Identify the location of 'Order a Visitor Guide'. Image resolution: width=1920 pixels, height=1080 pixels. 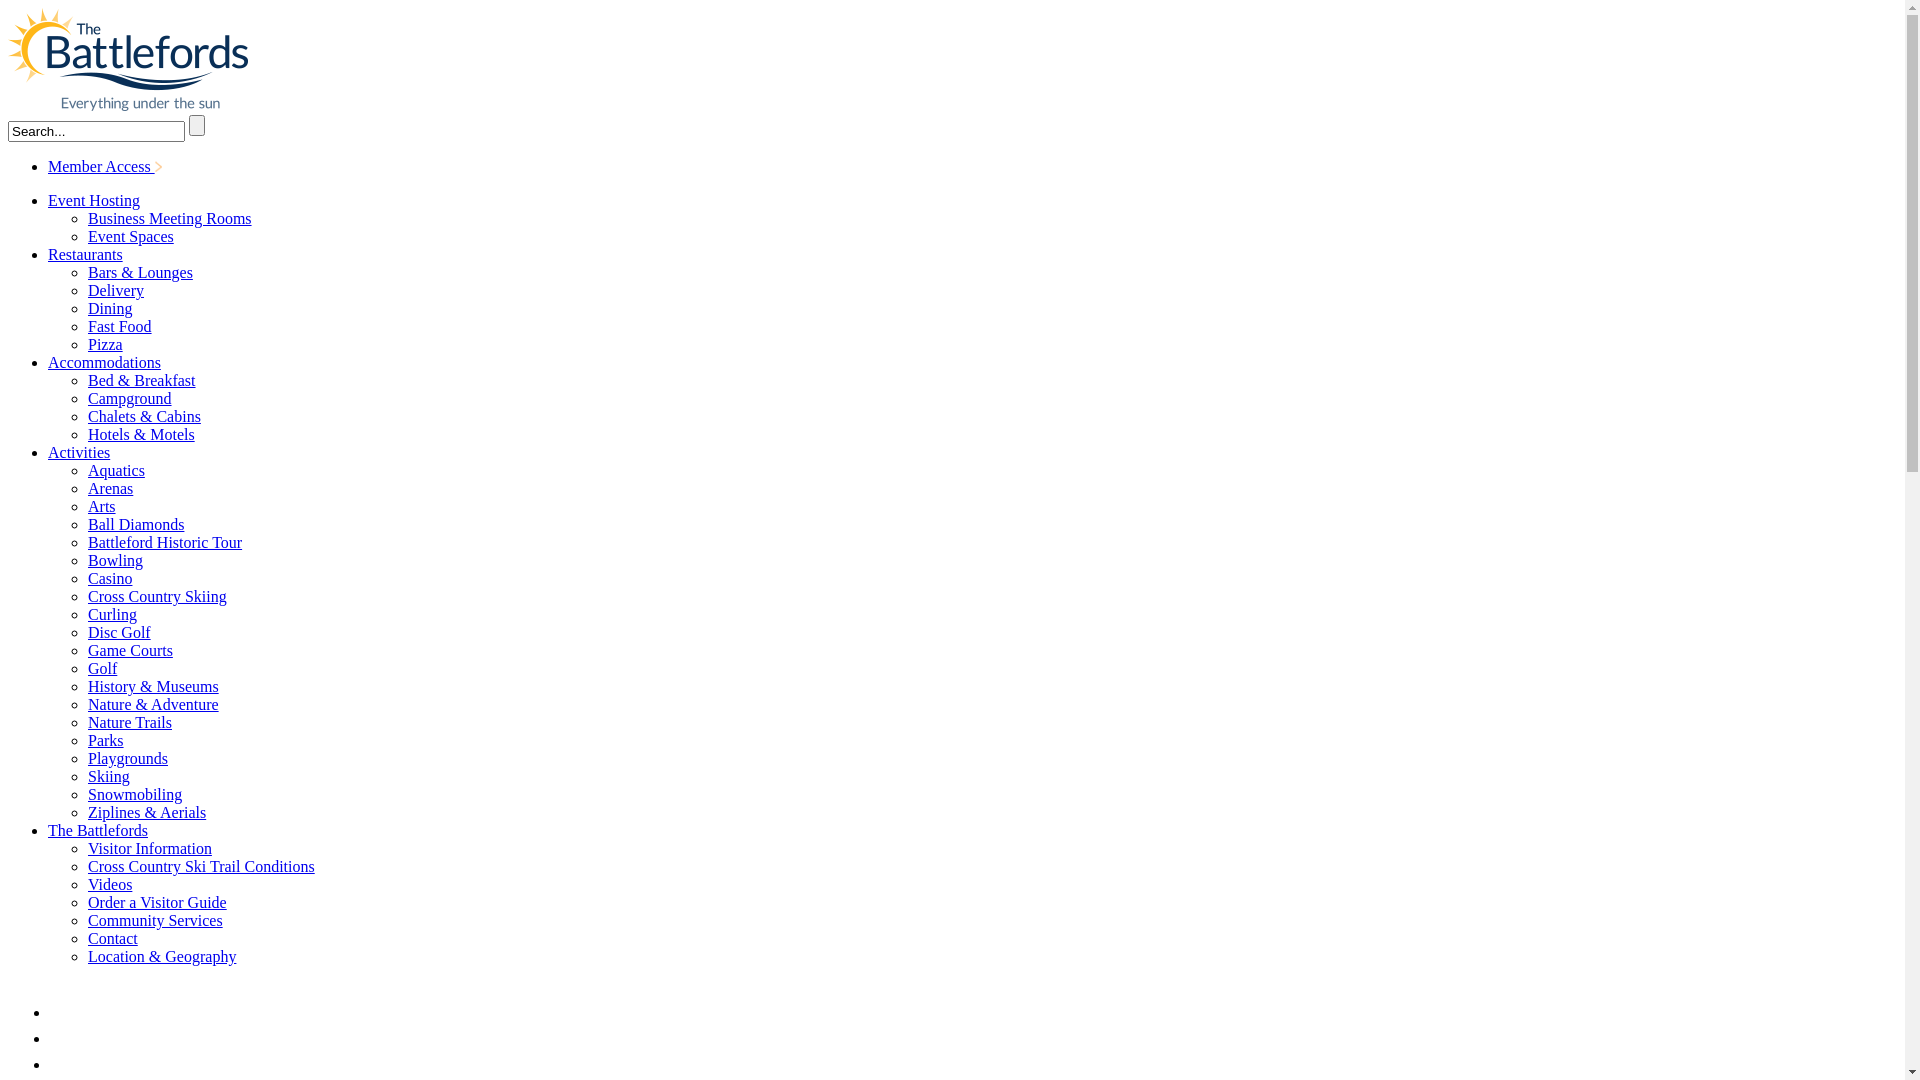
(86, 902).